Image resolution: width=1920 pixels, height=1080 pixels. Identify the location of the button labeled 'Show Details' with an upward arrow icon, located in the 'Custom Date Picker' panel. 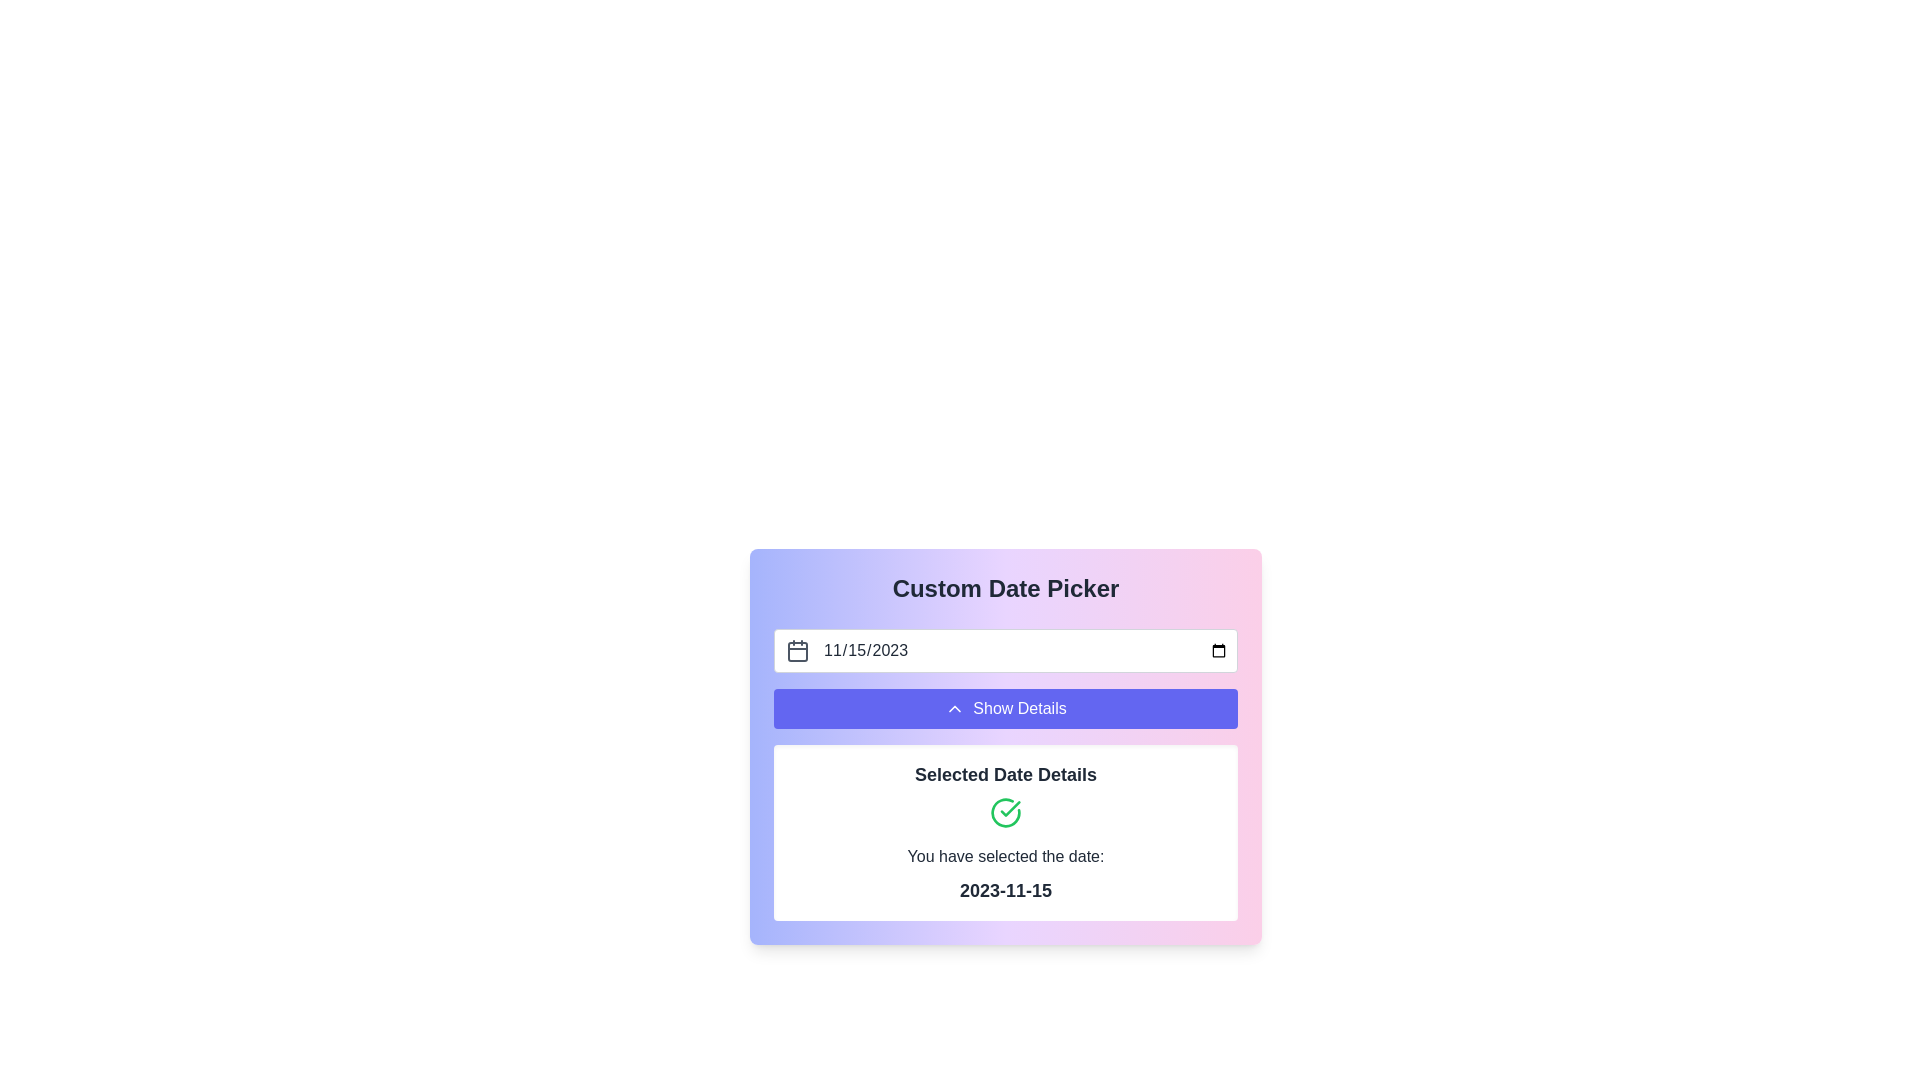
(1006, 708).